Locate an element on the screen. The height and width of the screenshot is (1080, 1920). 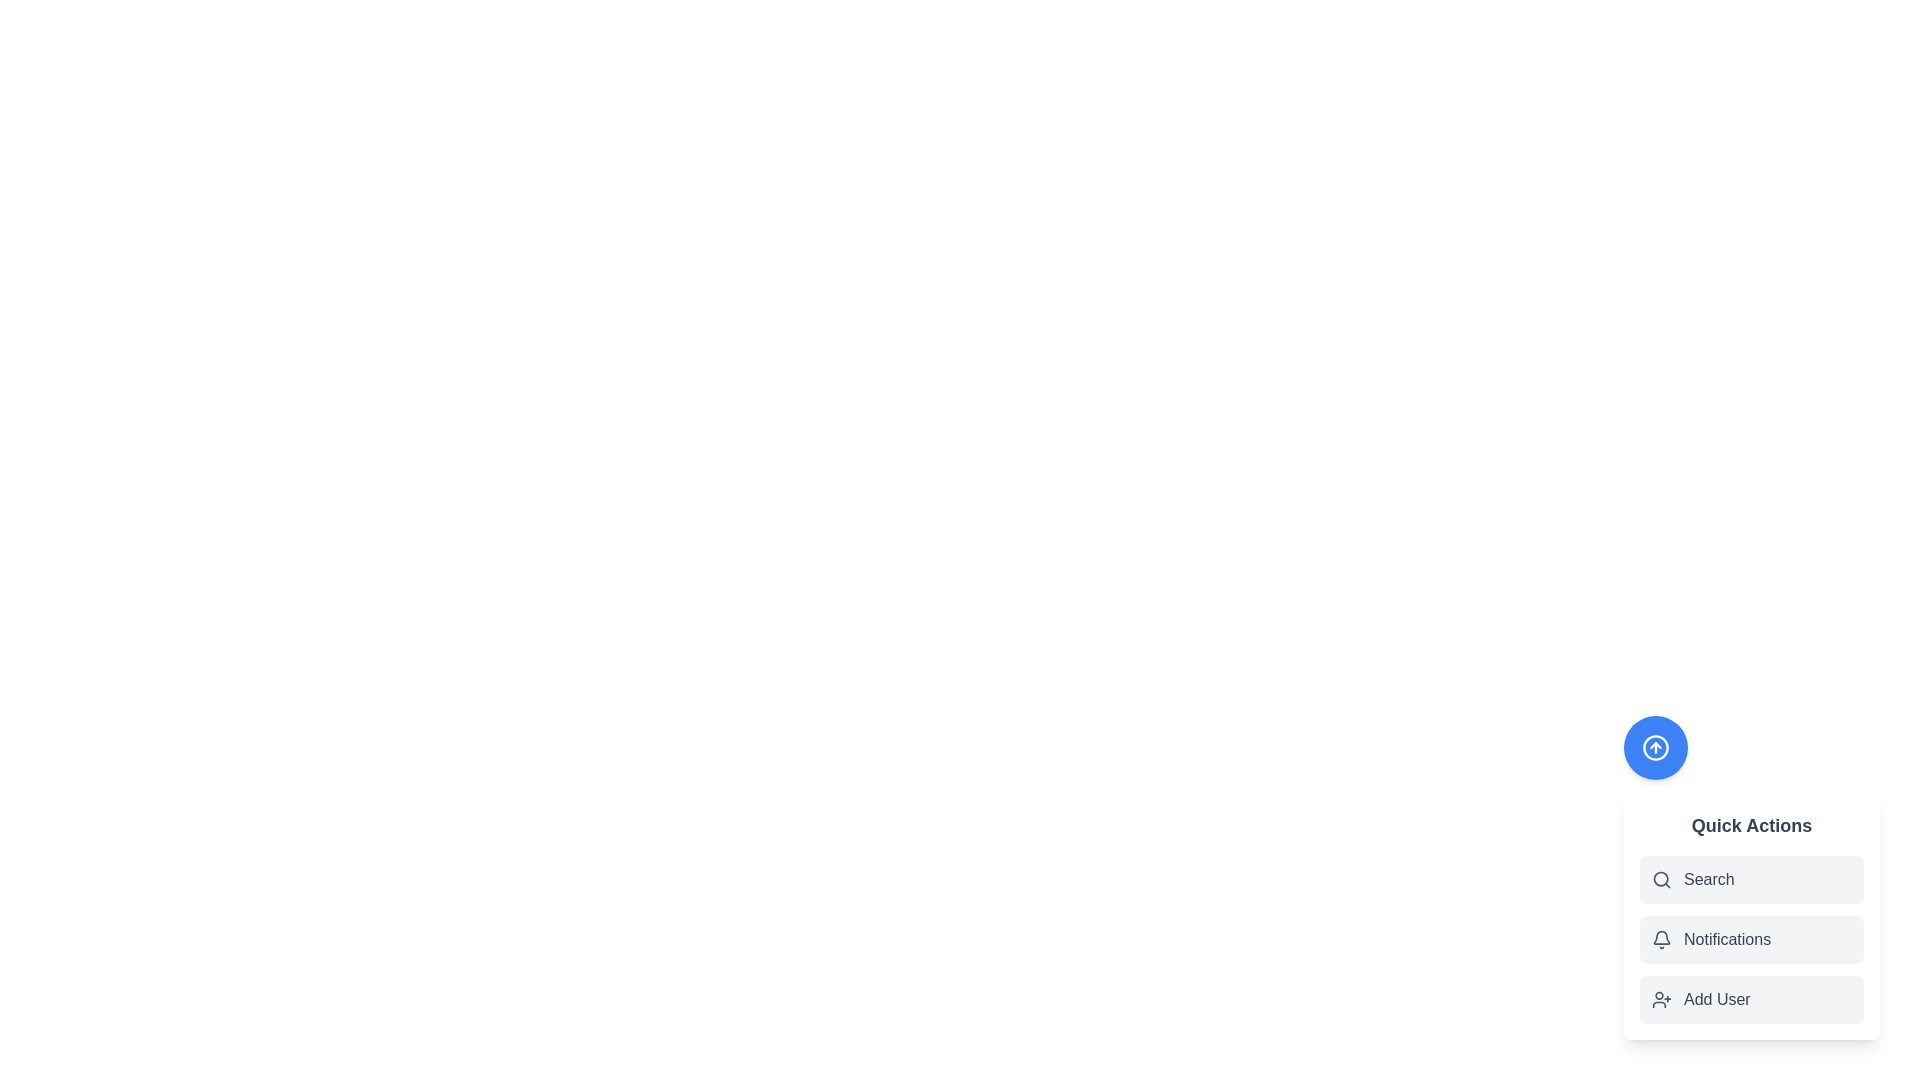
the circle element that represents the glass portion of the magnifying glass in the SVG graphic, which is centrally positioned within the search icon is located at coordinates (1661, 878).